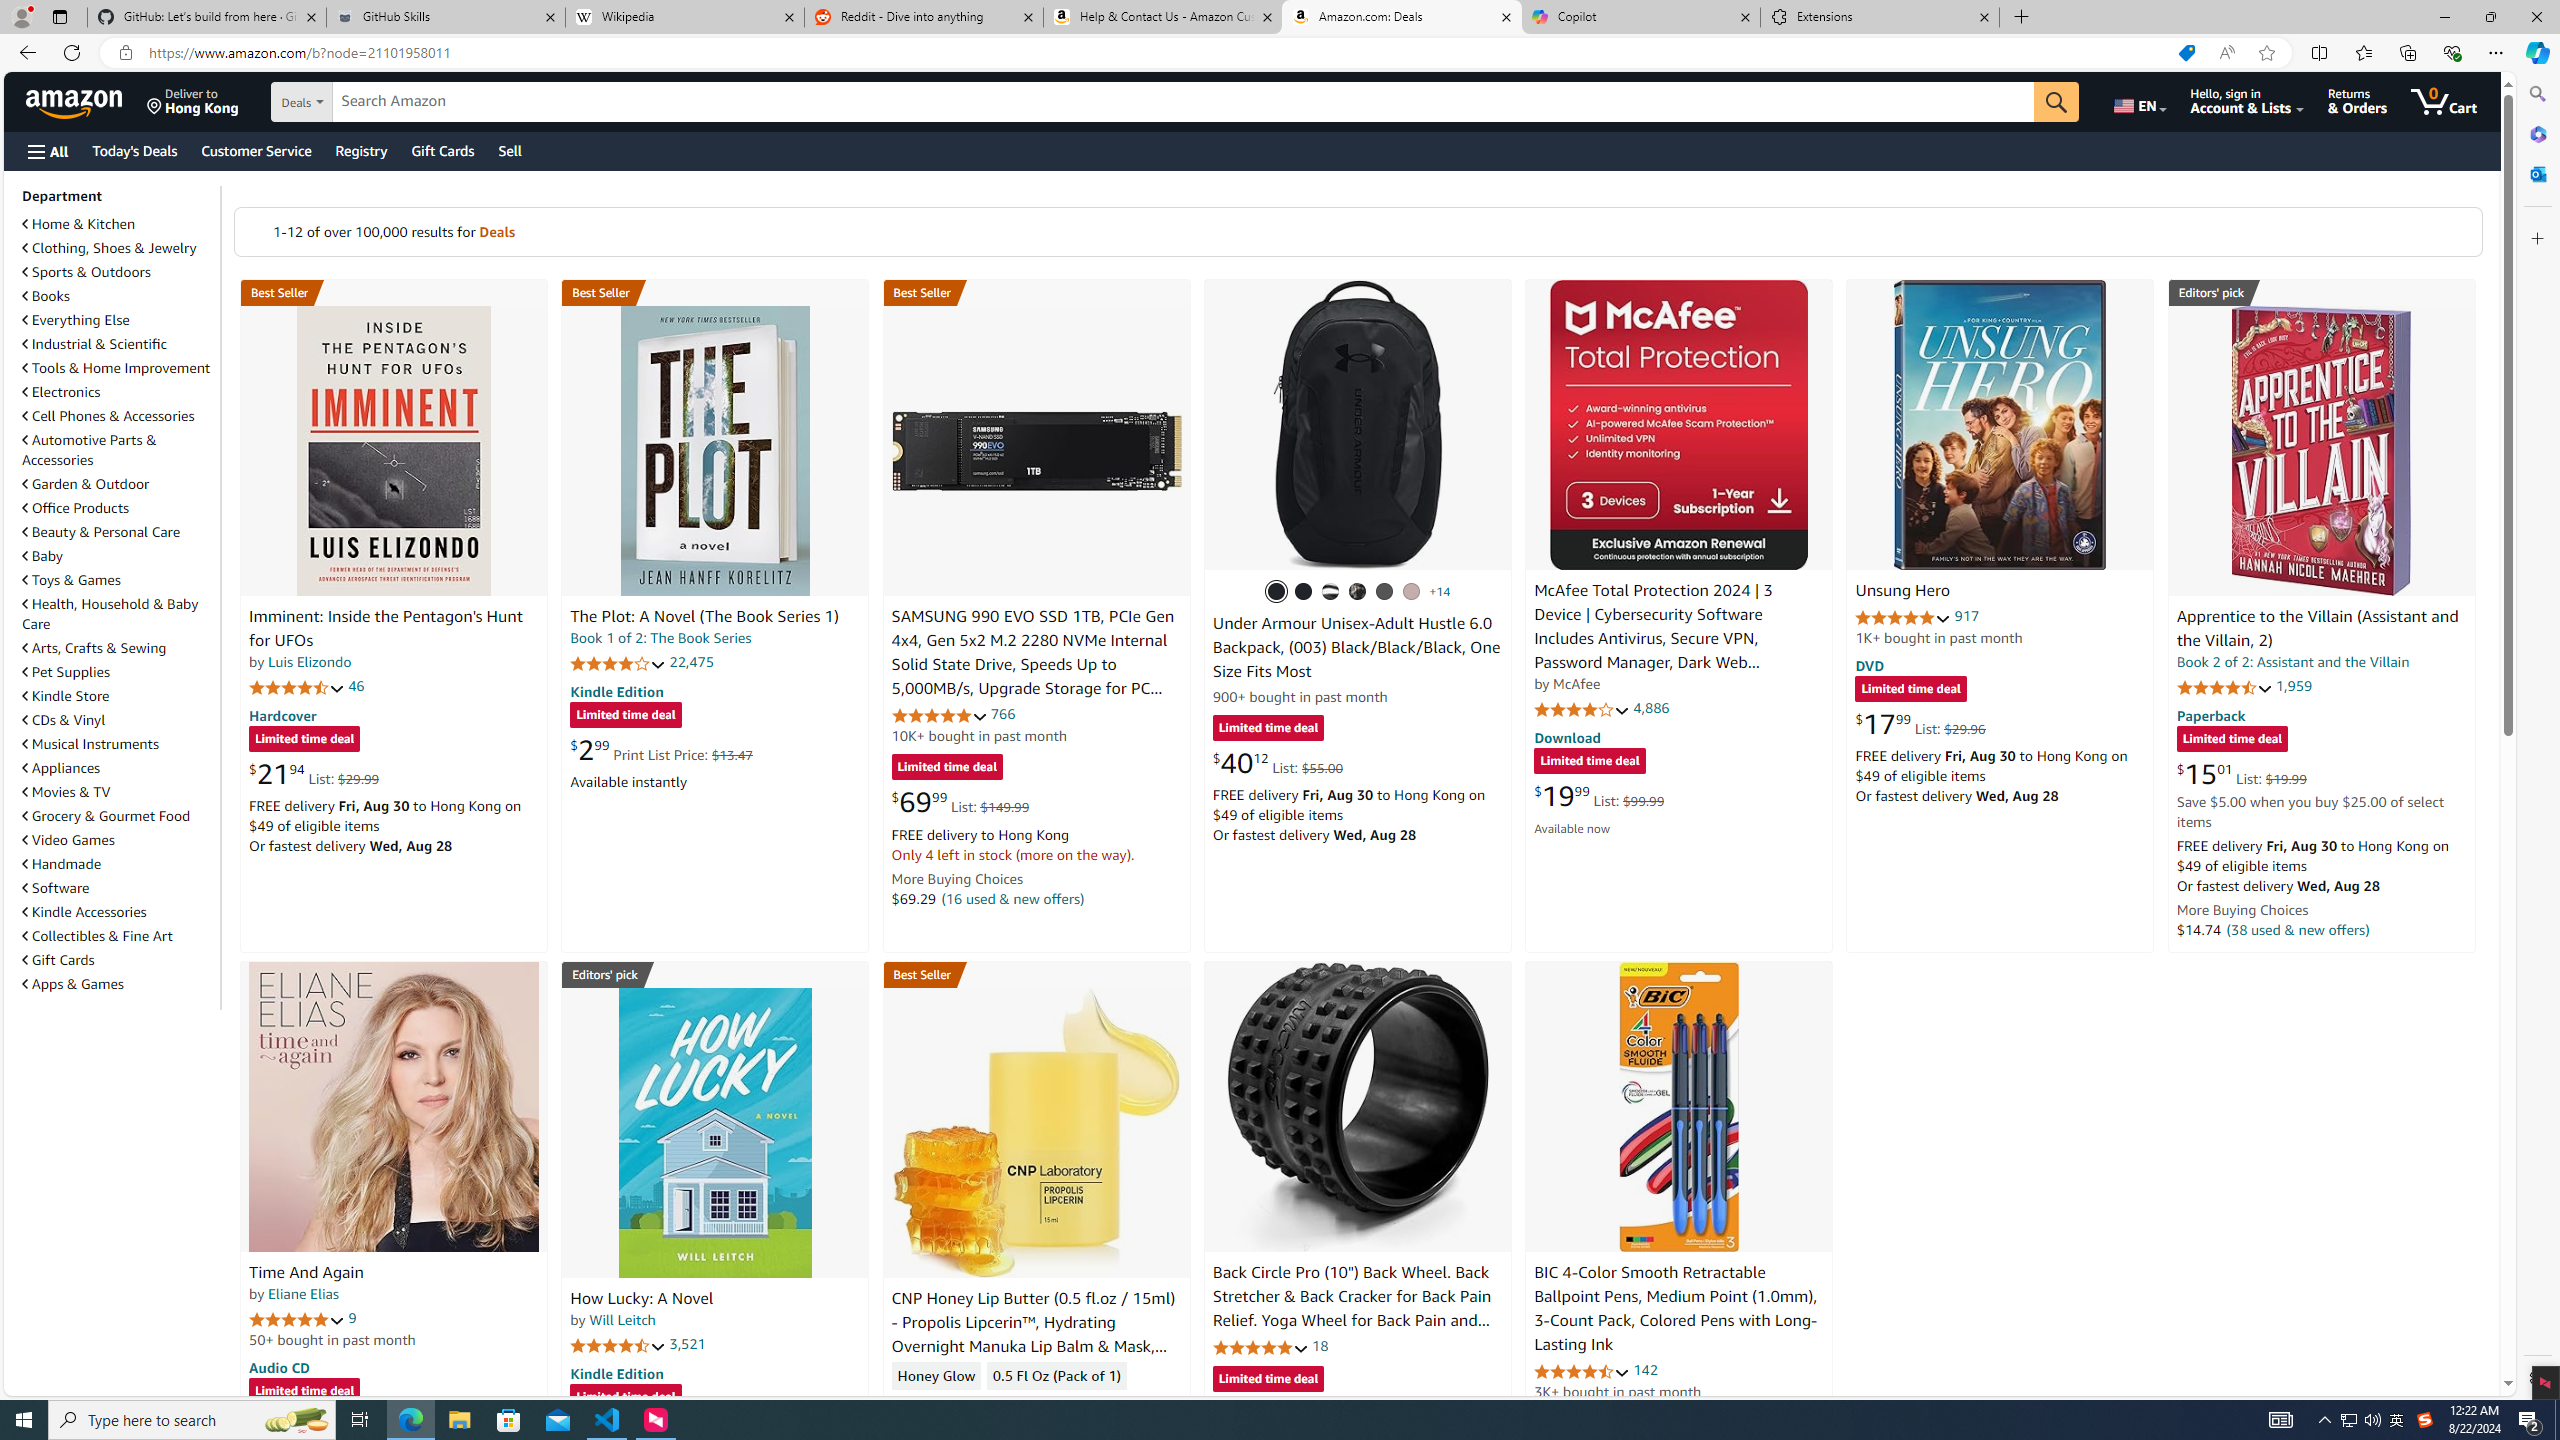 The image size is (2560, 1440). What do you see at coordinates (118, 647) in the screenshot?
I see `'Arts, Crafts & Sewing'` at bounding box center [118, 647].